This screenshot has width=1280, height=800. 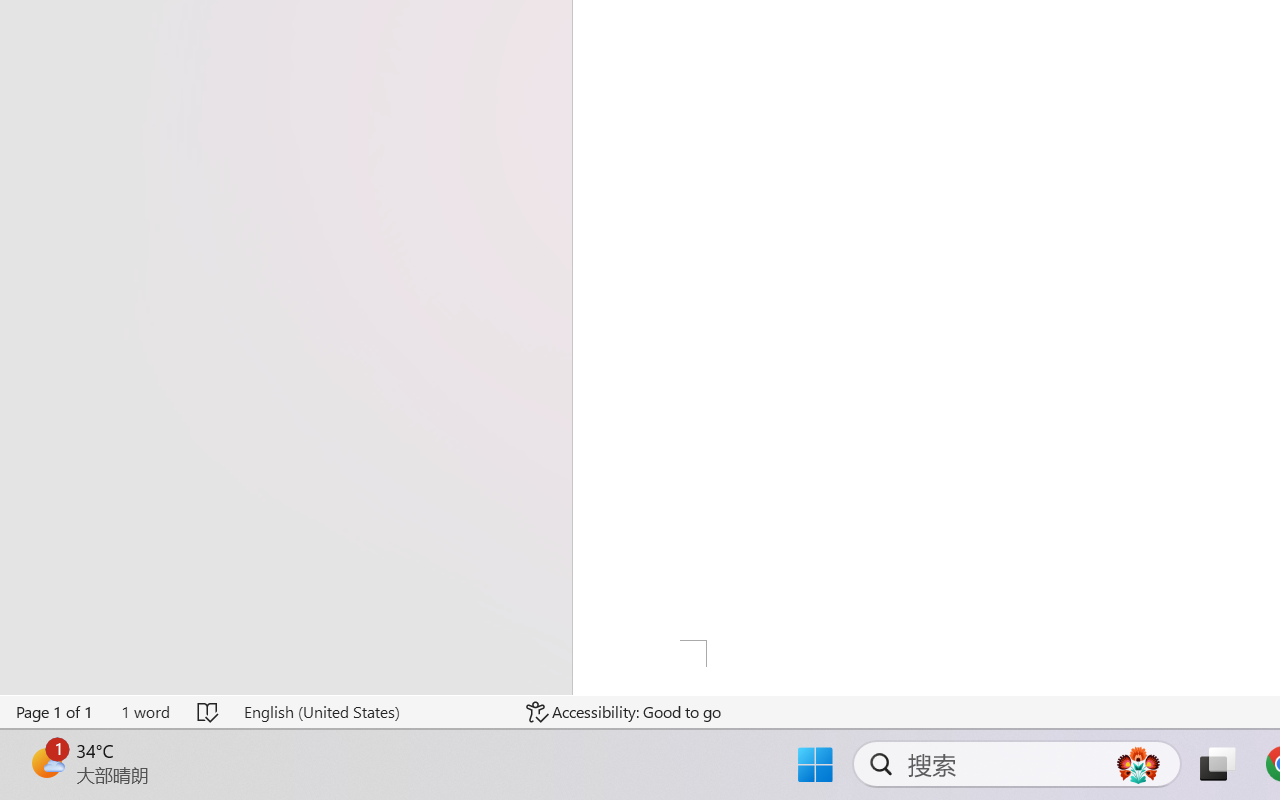 I want to click on 'AutomationID: BadgeAnchorLargeTicker', so click(x=46, y=762).